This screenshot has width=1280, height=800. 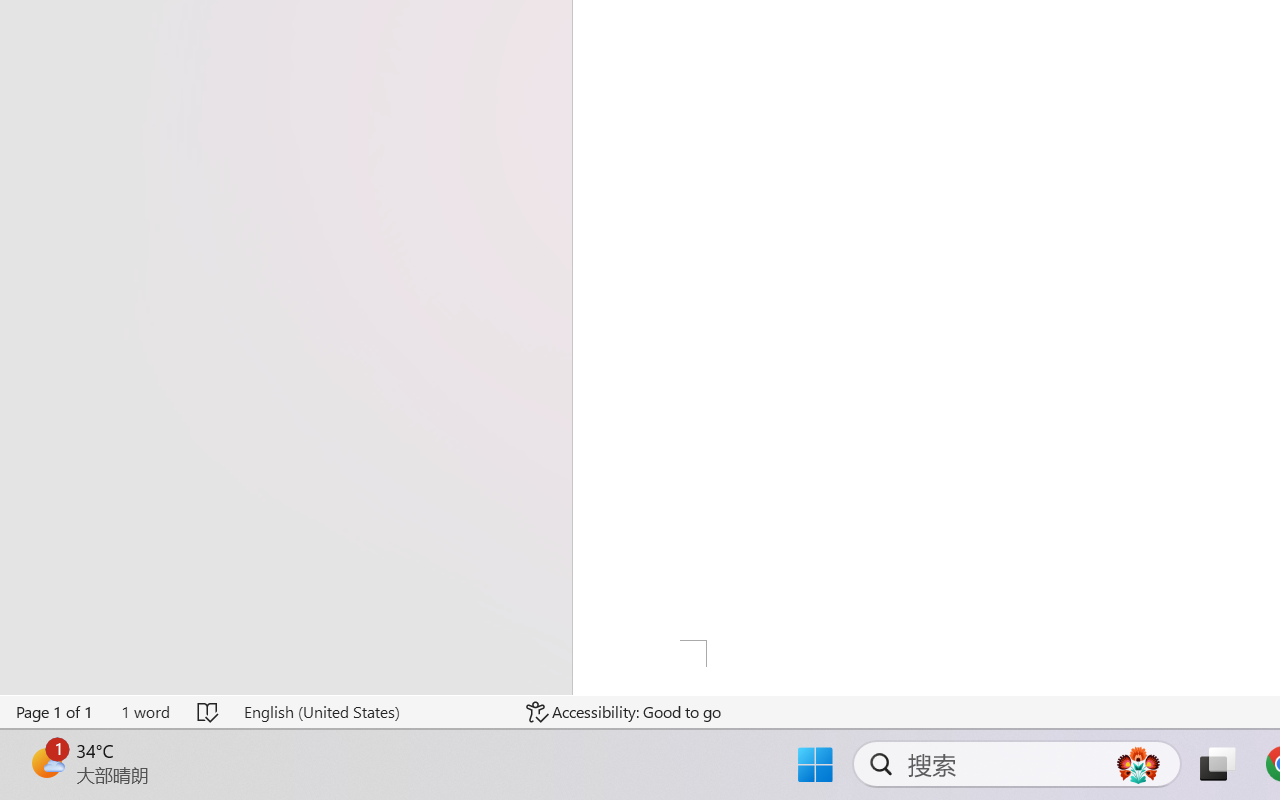 I want to click on 'AutomationID: BadgeAnchorLargeTicker', so click(x=46, y=762).